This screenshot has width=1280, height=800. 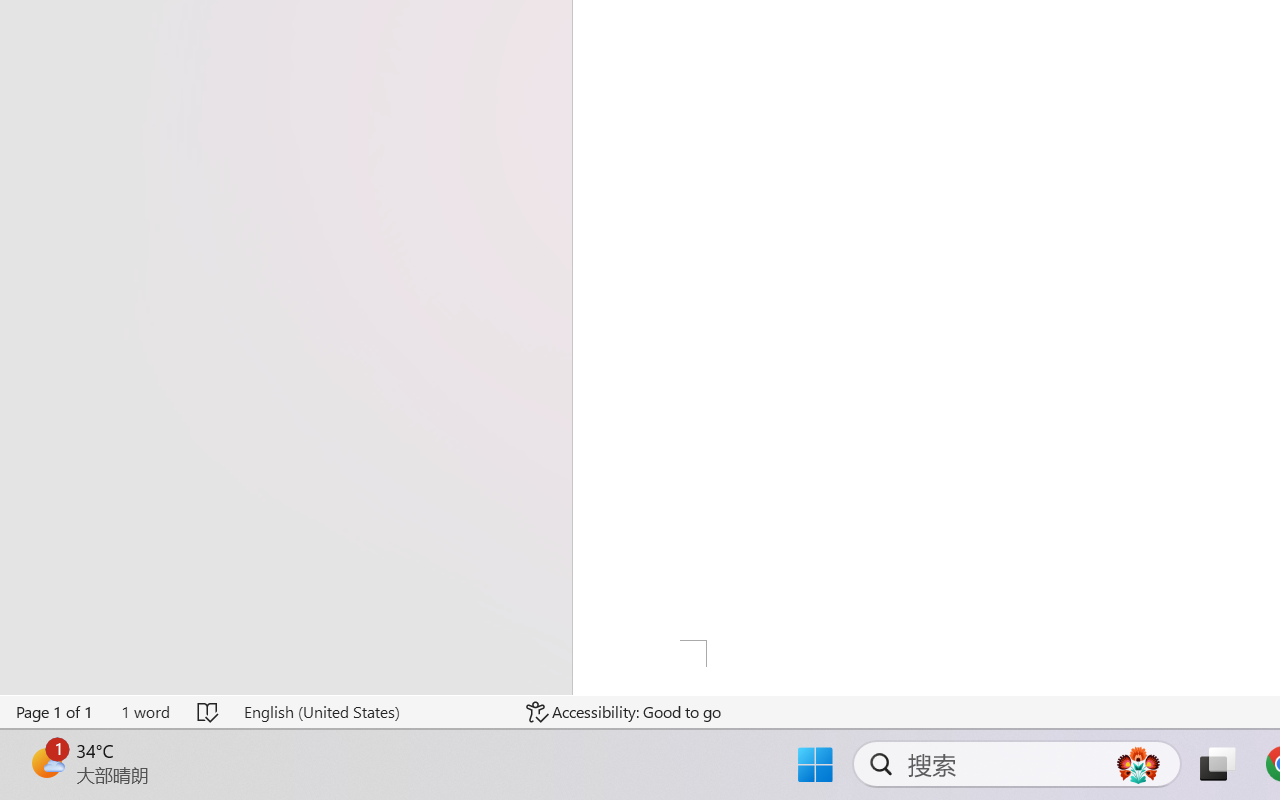 I want to click on 'AutomationID: BadgeAnchorLargeTicker', so click(x=46, y=762).